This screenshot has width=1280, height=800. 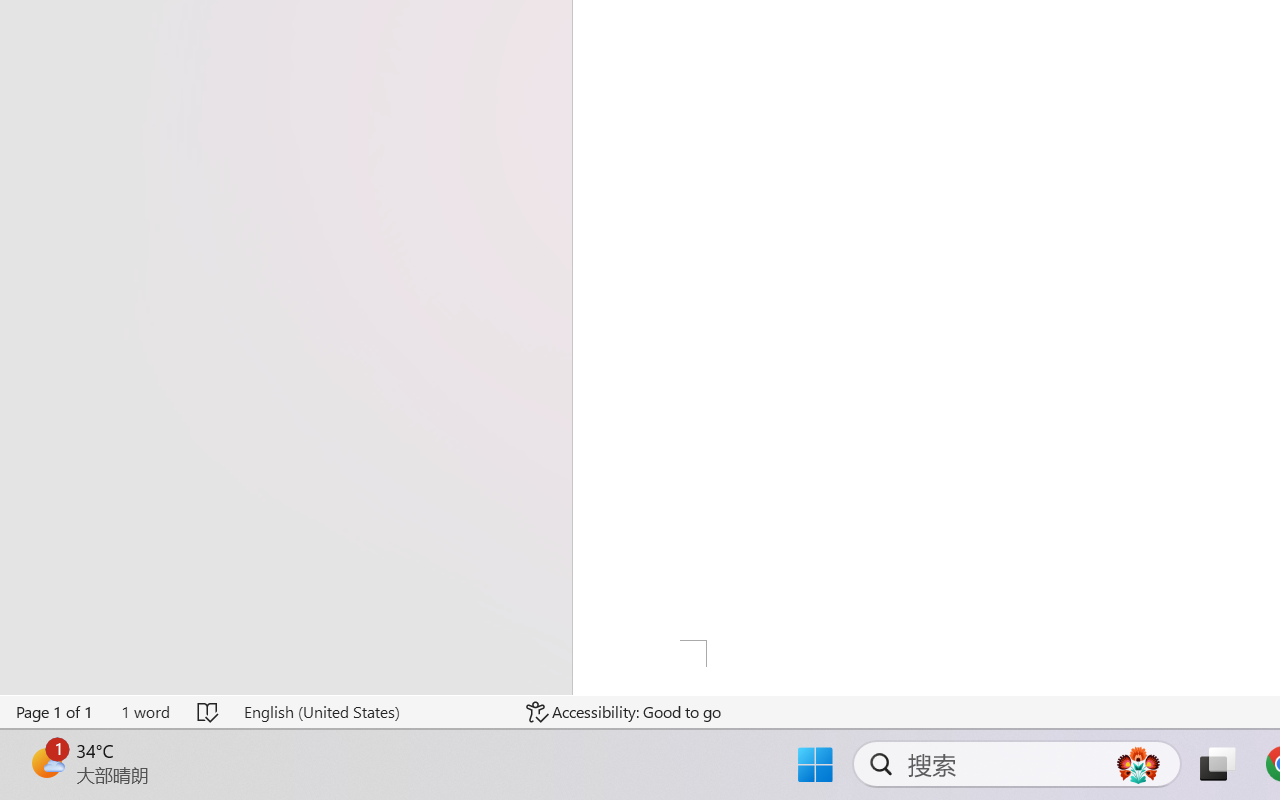 I want to click on 'AutomationID: BadgeAnchorLargeTicker', so click(x=46, y=762).